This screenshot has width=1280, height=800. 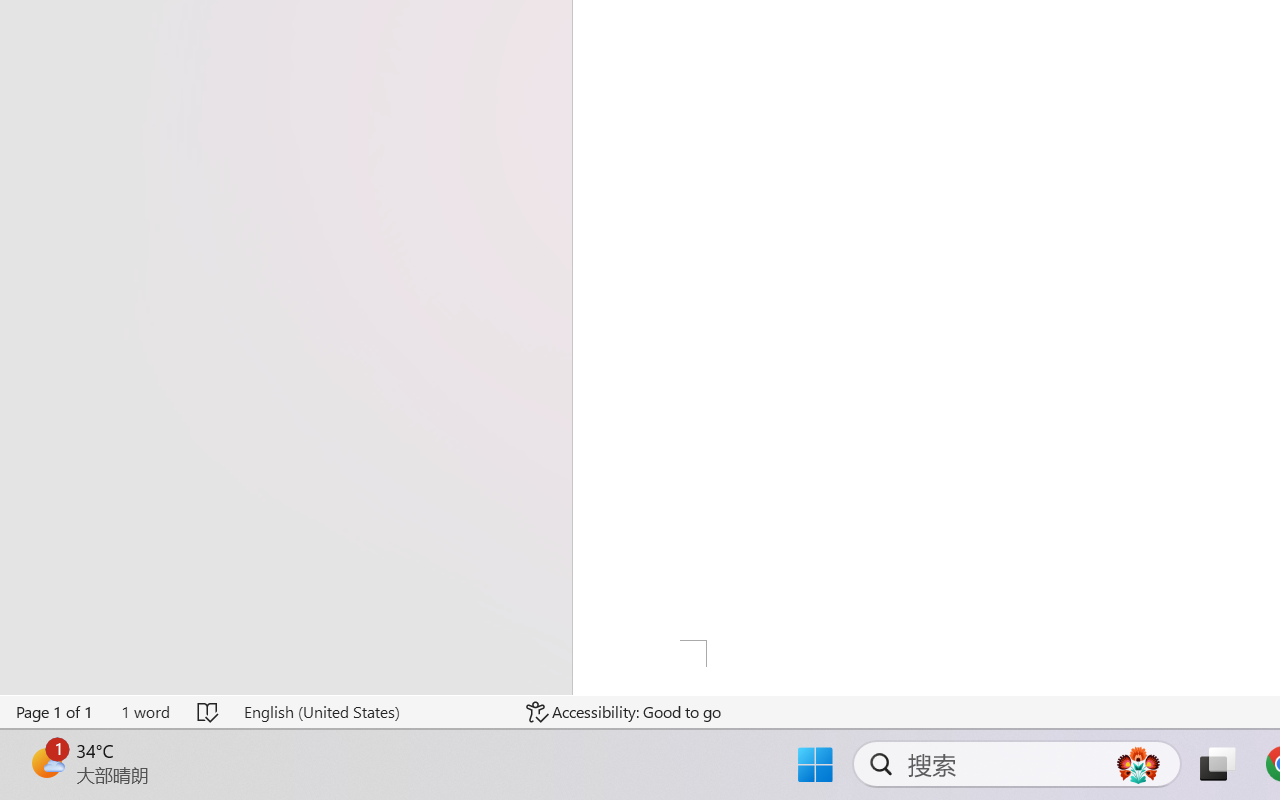 I want to click on 'AutomationID: BadgeAnchorLargeTicker', so click(x=46, y=762).